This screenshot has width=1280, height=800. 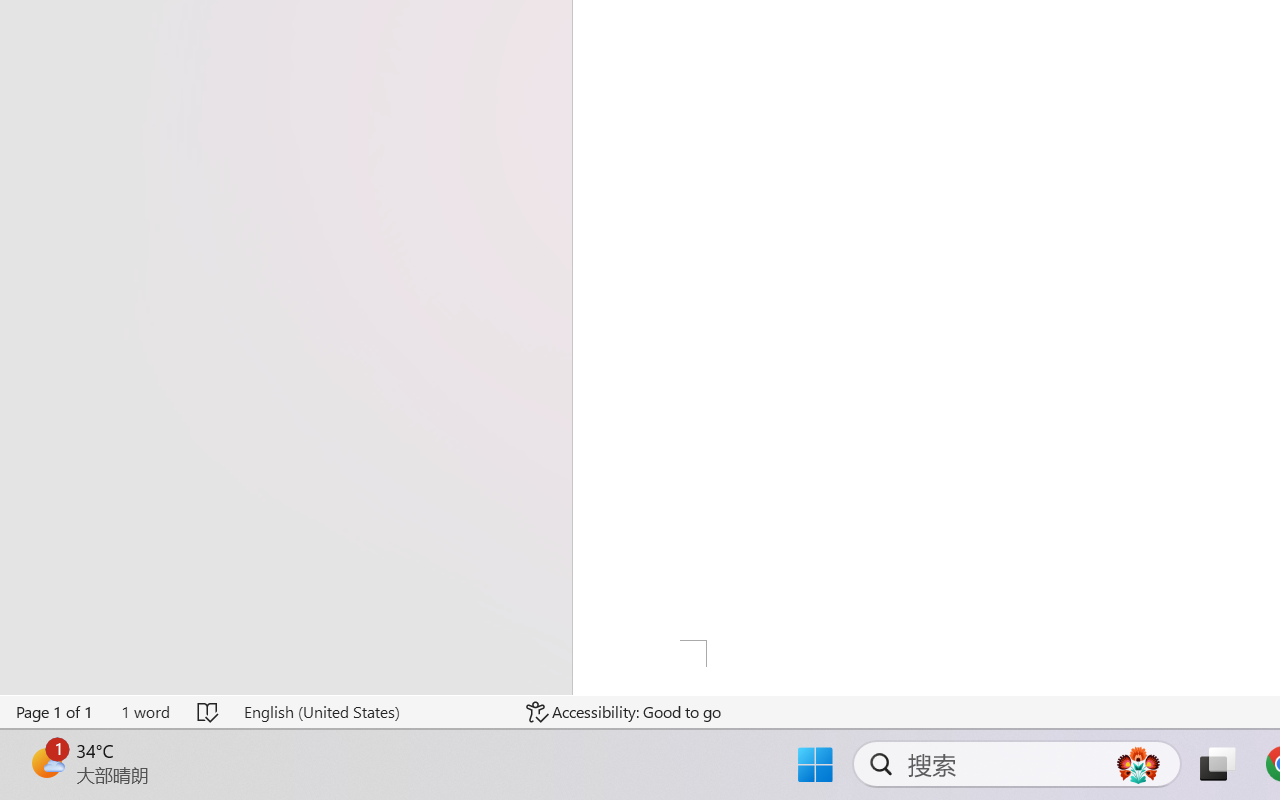 I want to click on 'AutomationID: BadgeAnchorLargeTicker', so click(x=46, y=762).